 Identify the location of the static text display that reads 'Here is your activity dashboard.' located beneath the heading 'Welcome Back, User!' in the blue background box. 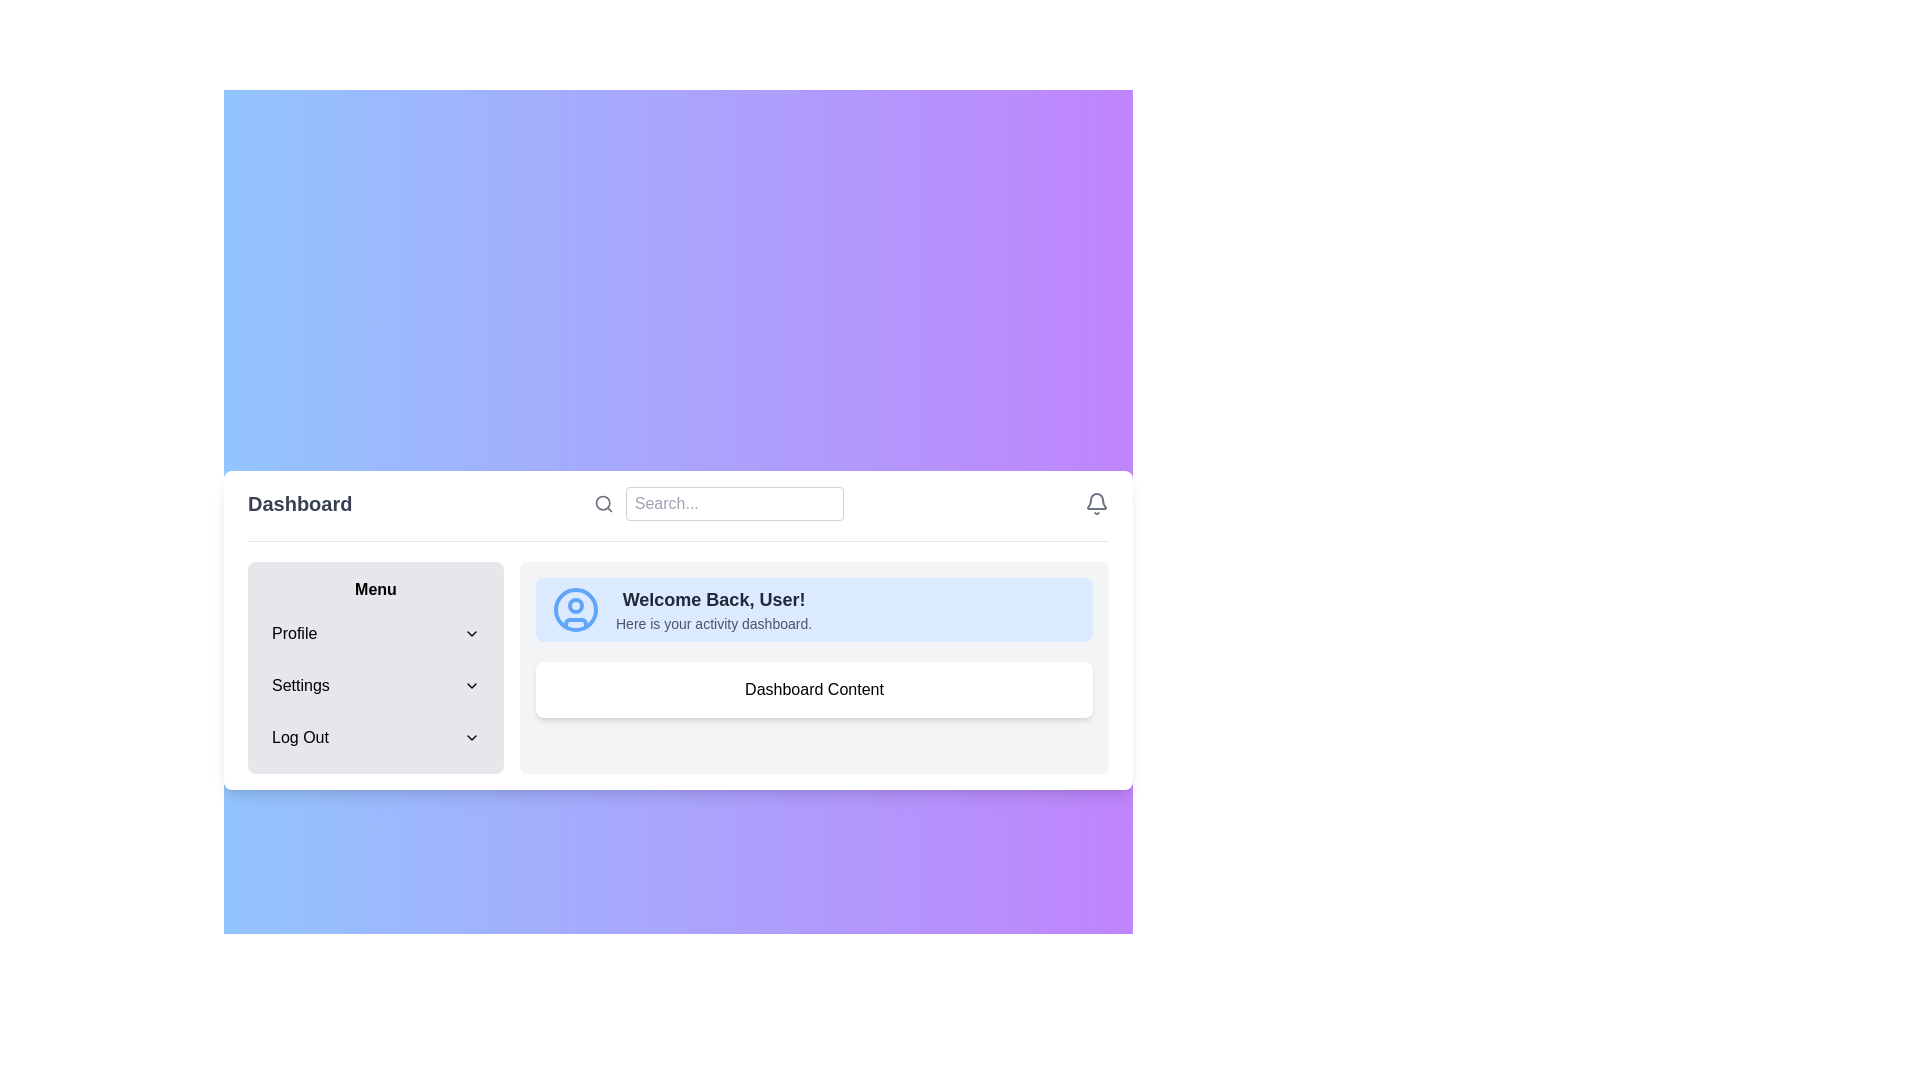
(714, 622).